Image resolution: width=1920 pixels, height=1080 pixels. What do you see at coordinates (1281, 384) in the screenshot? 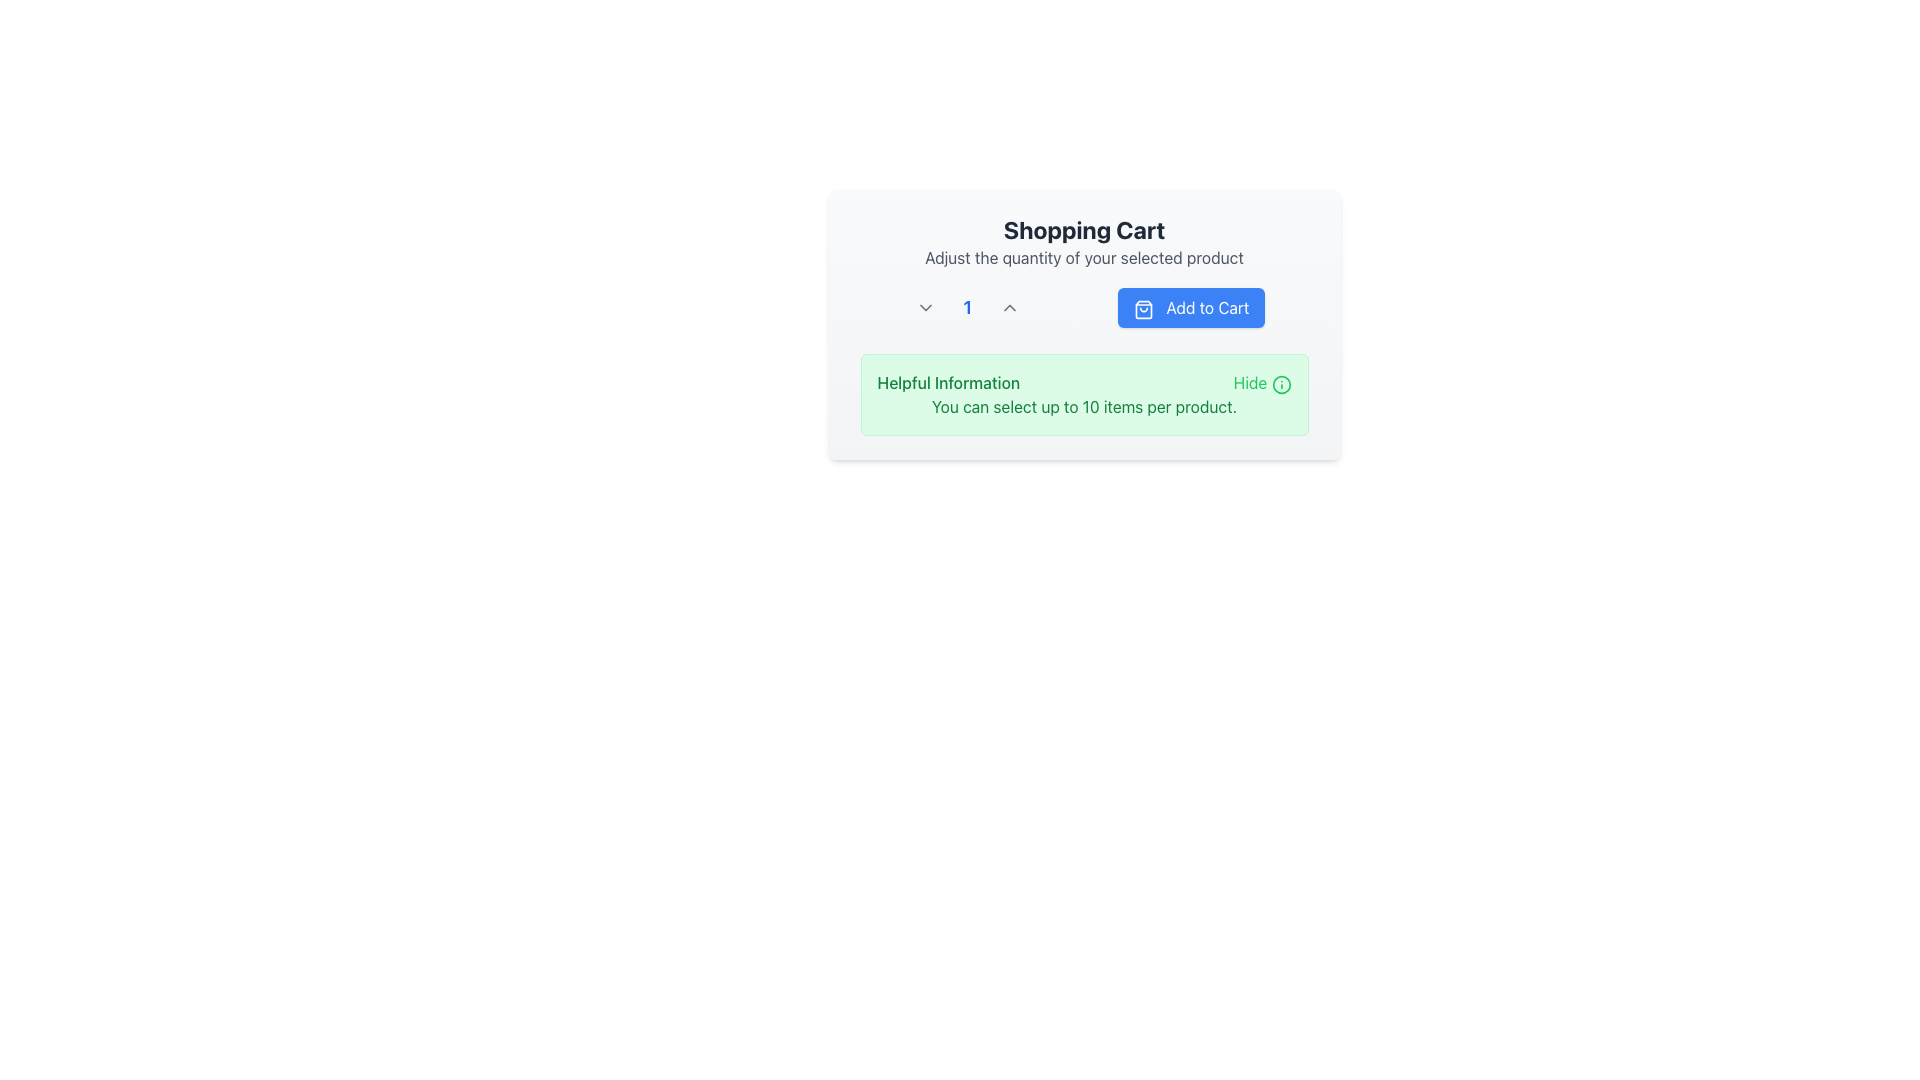
I see `the info circle icon next to the 'Hide' label in the top-right corner of the green informational box` at bounding box center [1281, 384].